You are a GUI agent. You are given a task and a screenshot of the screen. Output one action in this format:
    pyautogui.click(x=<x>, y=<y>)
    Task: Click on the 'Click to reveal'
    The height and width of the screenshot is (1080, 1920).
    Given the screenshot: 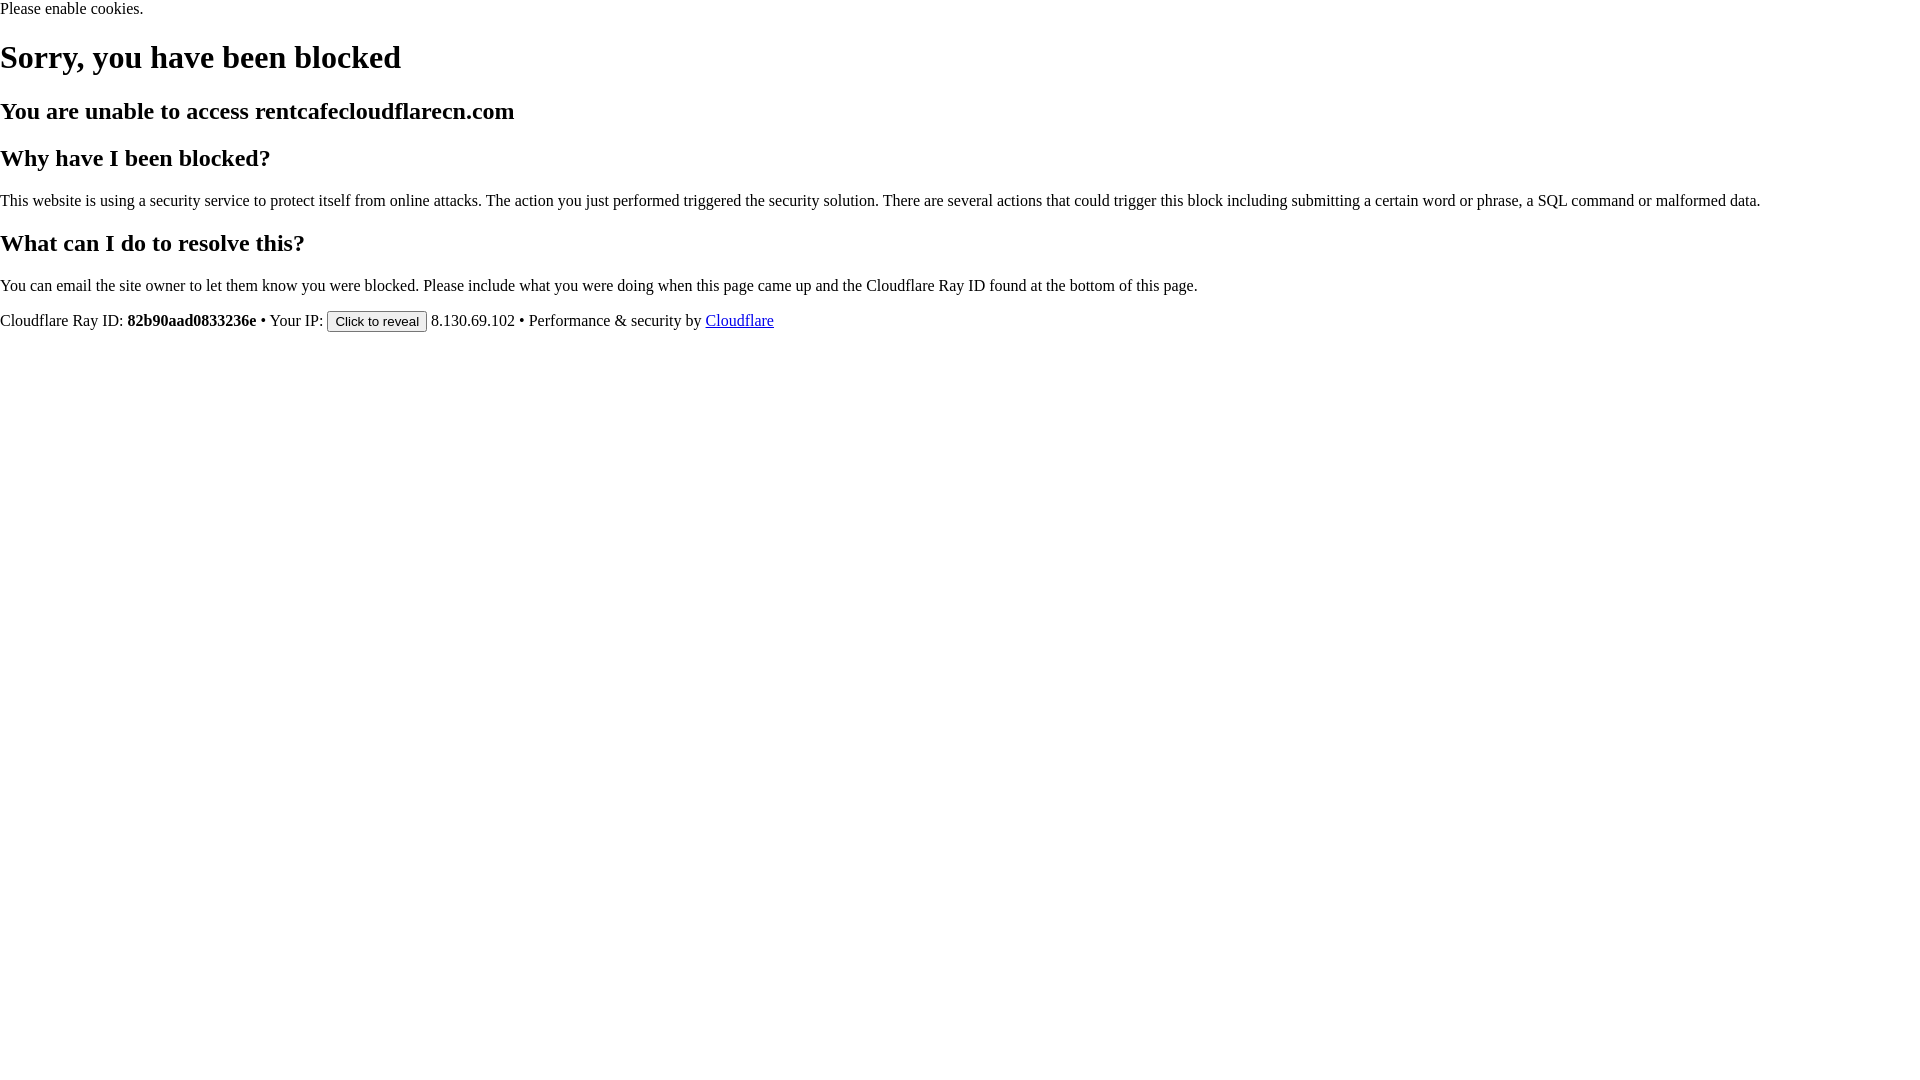 What is the action you would take?
    pyautogui.click(x=377, y=319)
    